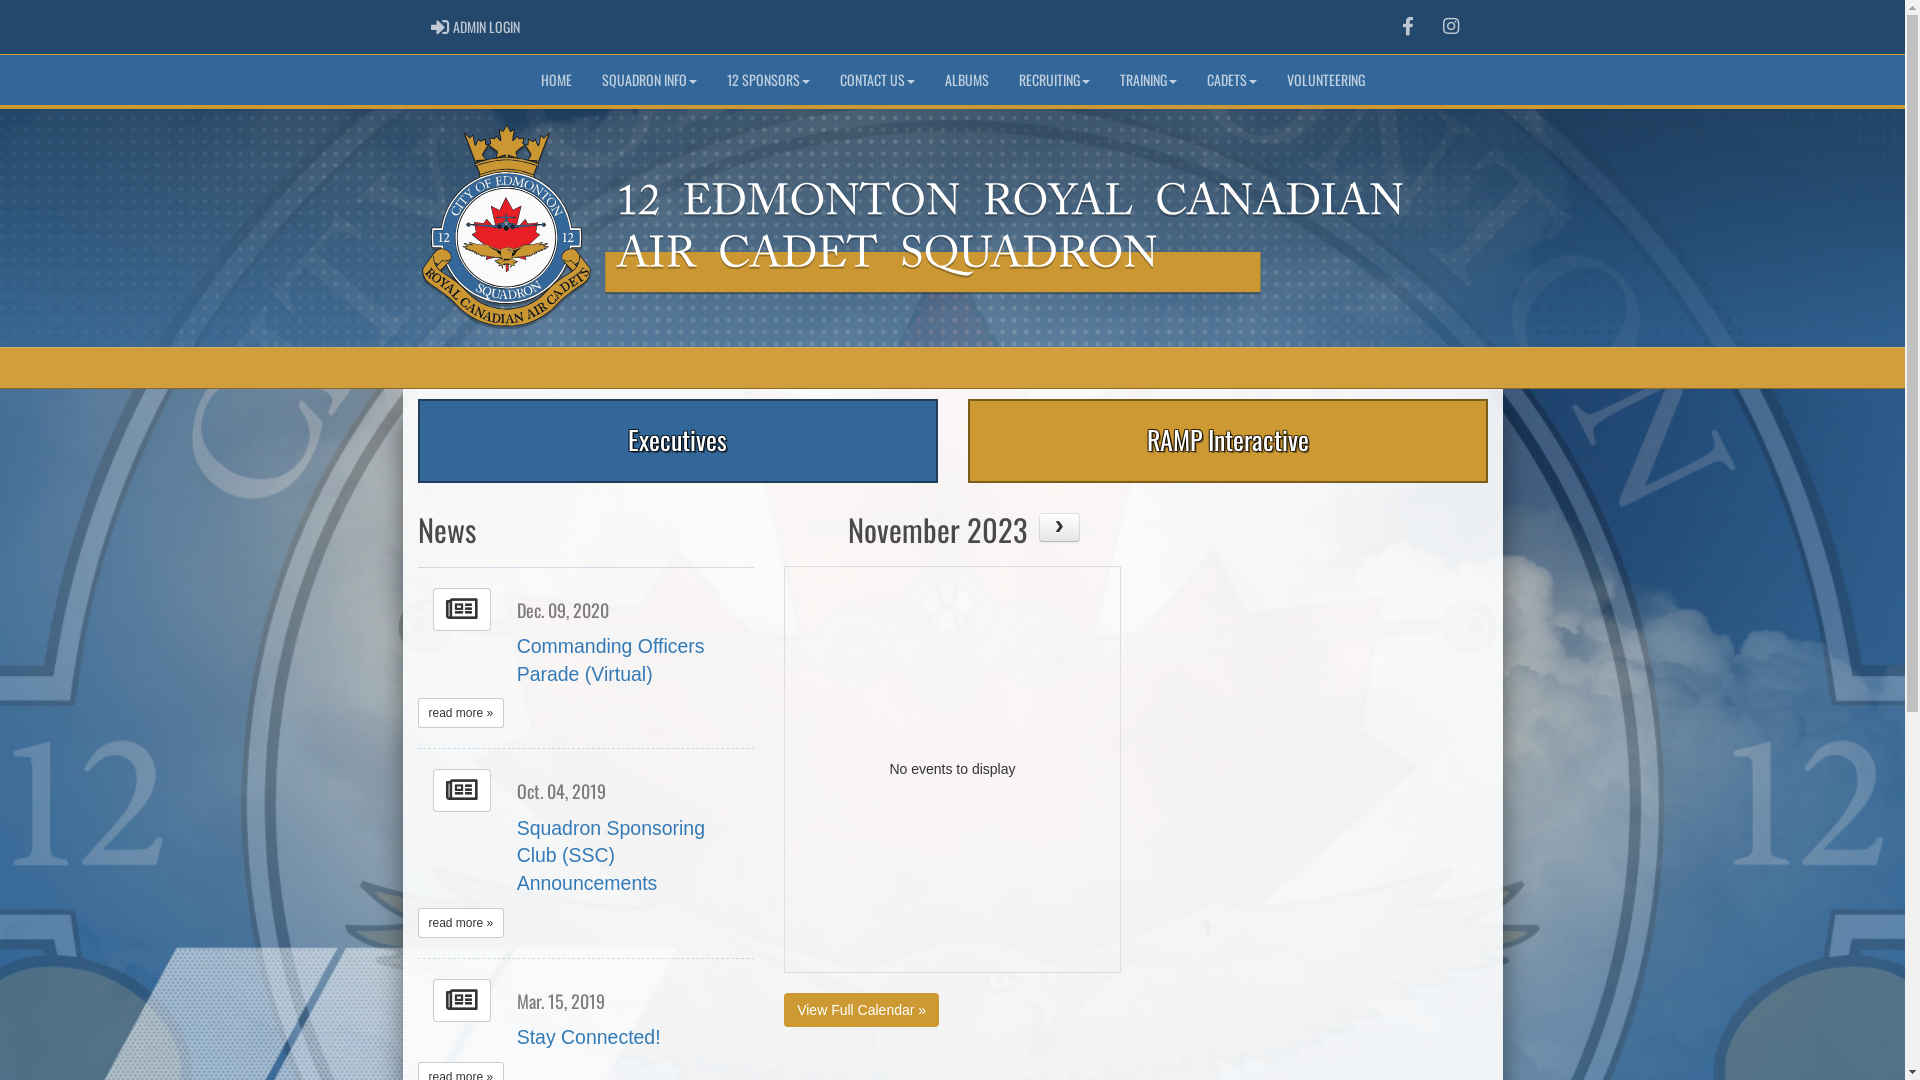 The image size is (1920, 1080). Describe the element at coordinates (1450, 26) in the screenshot. I see `'instagram'` at that location.